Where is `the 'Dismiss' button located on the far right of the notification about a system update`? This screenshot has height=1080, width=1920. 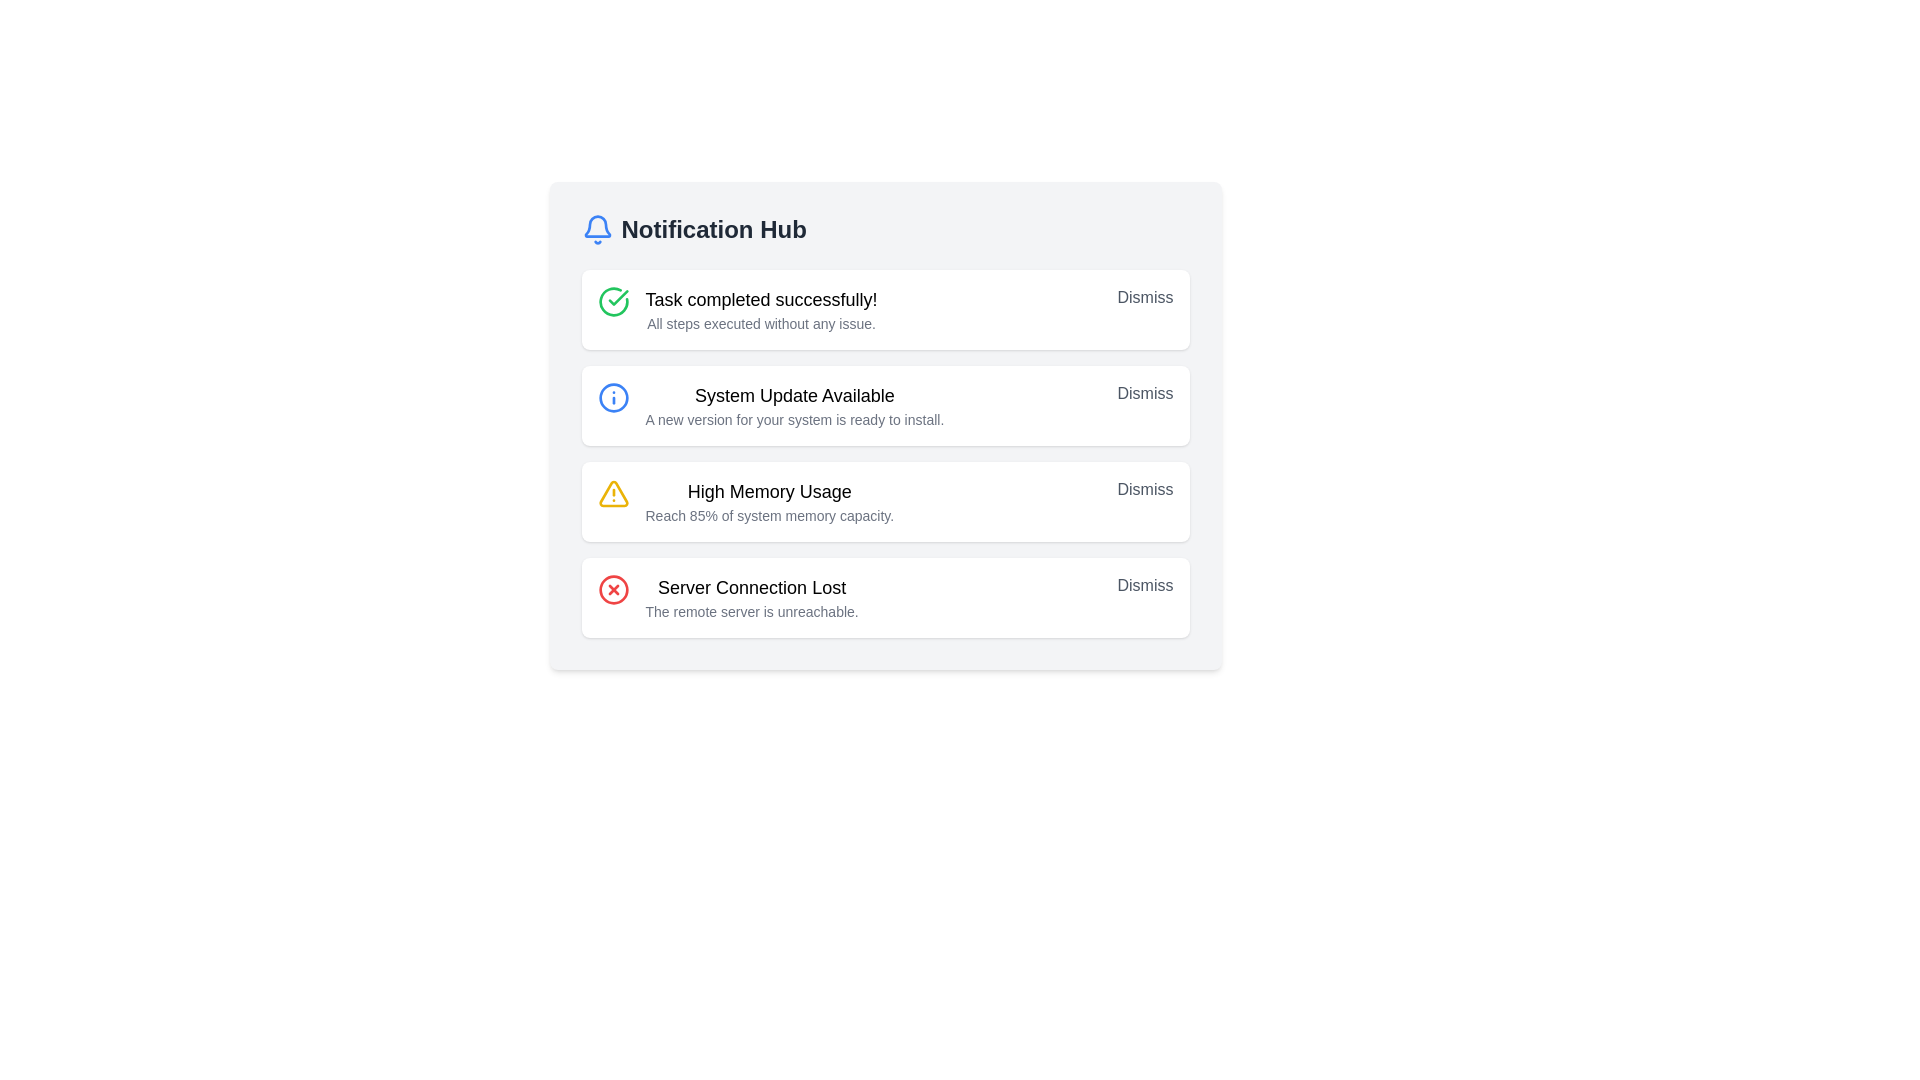
the 'Dismiss' button located on the far right of the notification about a system update is located at coordinates (1145, 393).